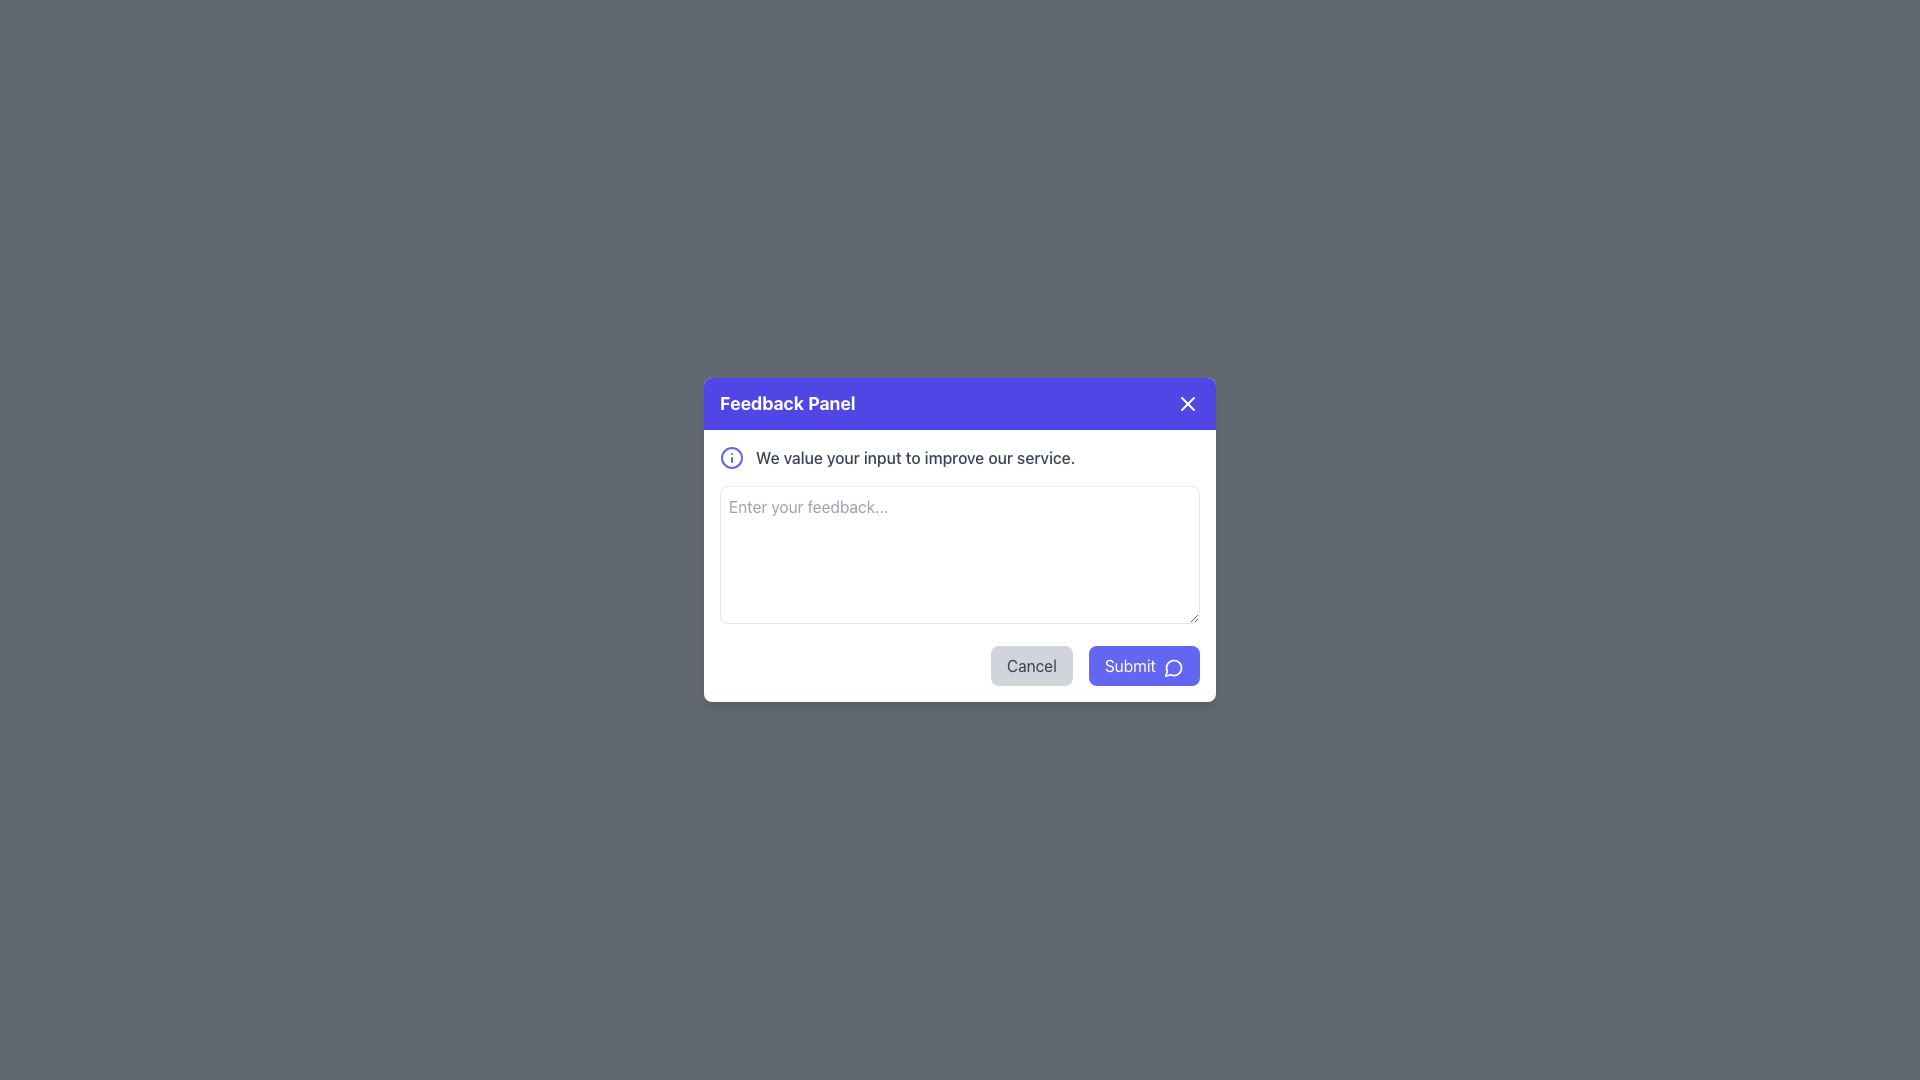 Image resolution: width=1920 pixels, height=1080 pixels. What do you see at coordinates (730, 458) in the screenshot?
I see `the informational icon located at the top left of the feedback panel, which visually indicates an informational message next to the descriptive text` at bounding box center [730, 458].